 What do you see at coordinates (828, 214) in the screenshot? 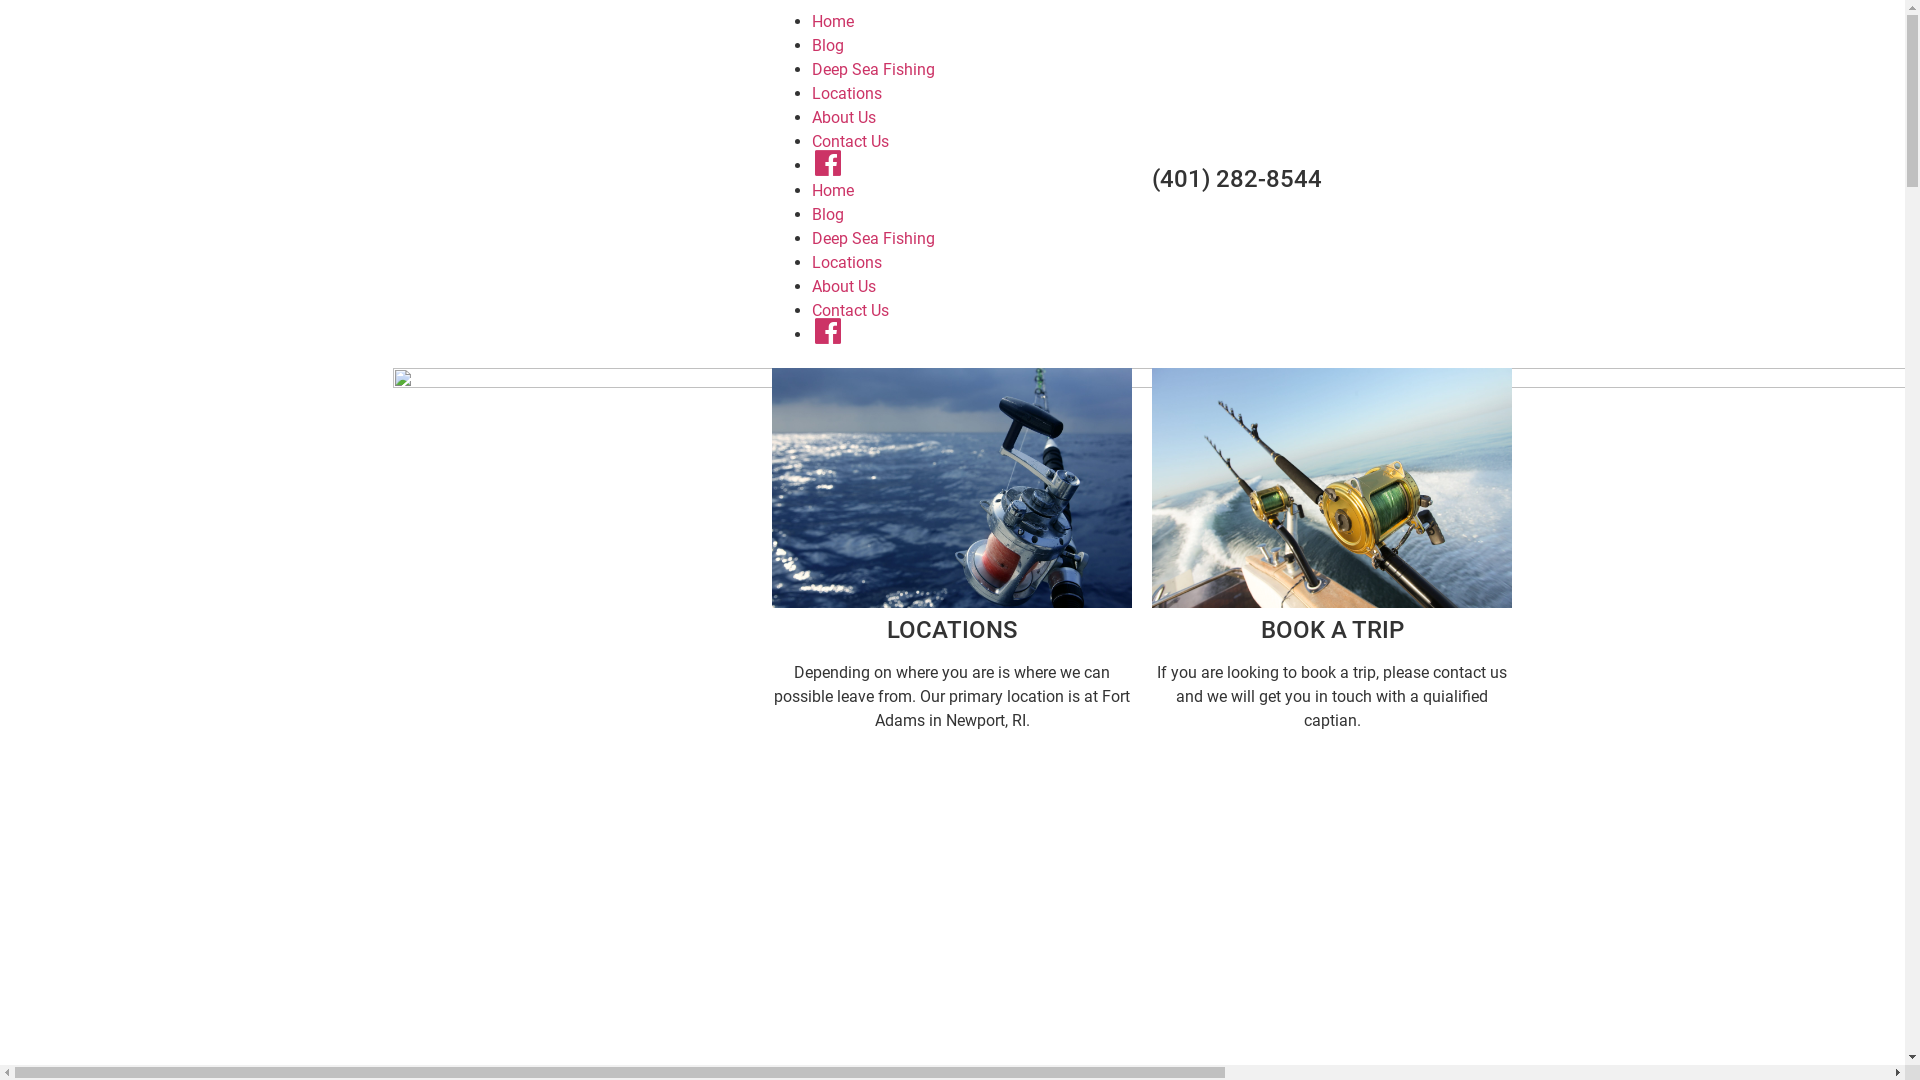
I see `'Blog'` at bounding box center [828, 214].